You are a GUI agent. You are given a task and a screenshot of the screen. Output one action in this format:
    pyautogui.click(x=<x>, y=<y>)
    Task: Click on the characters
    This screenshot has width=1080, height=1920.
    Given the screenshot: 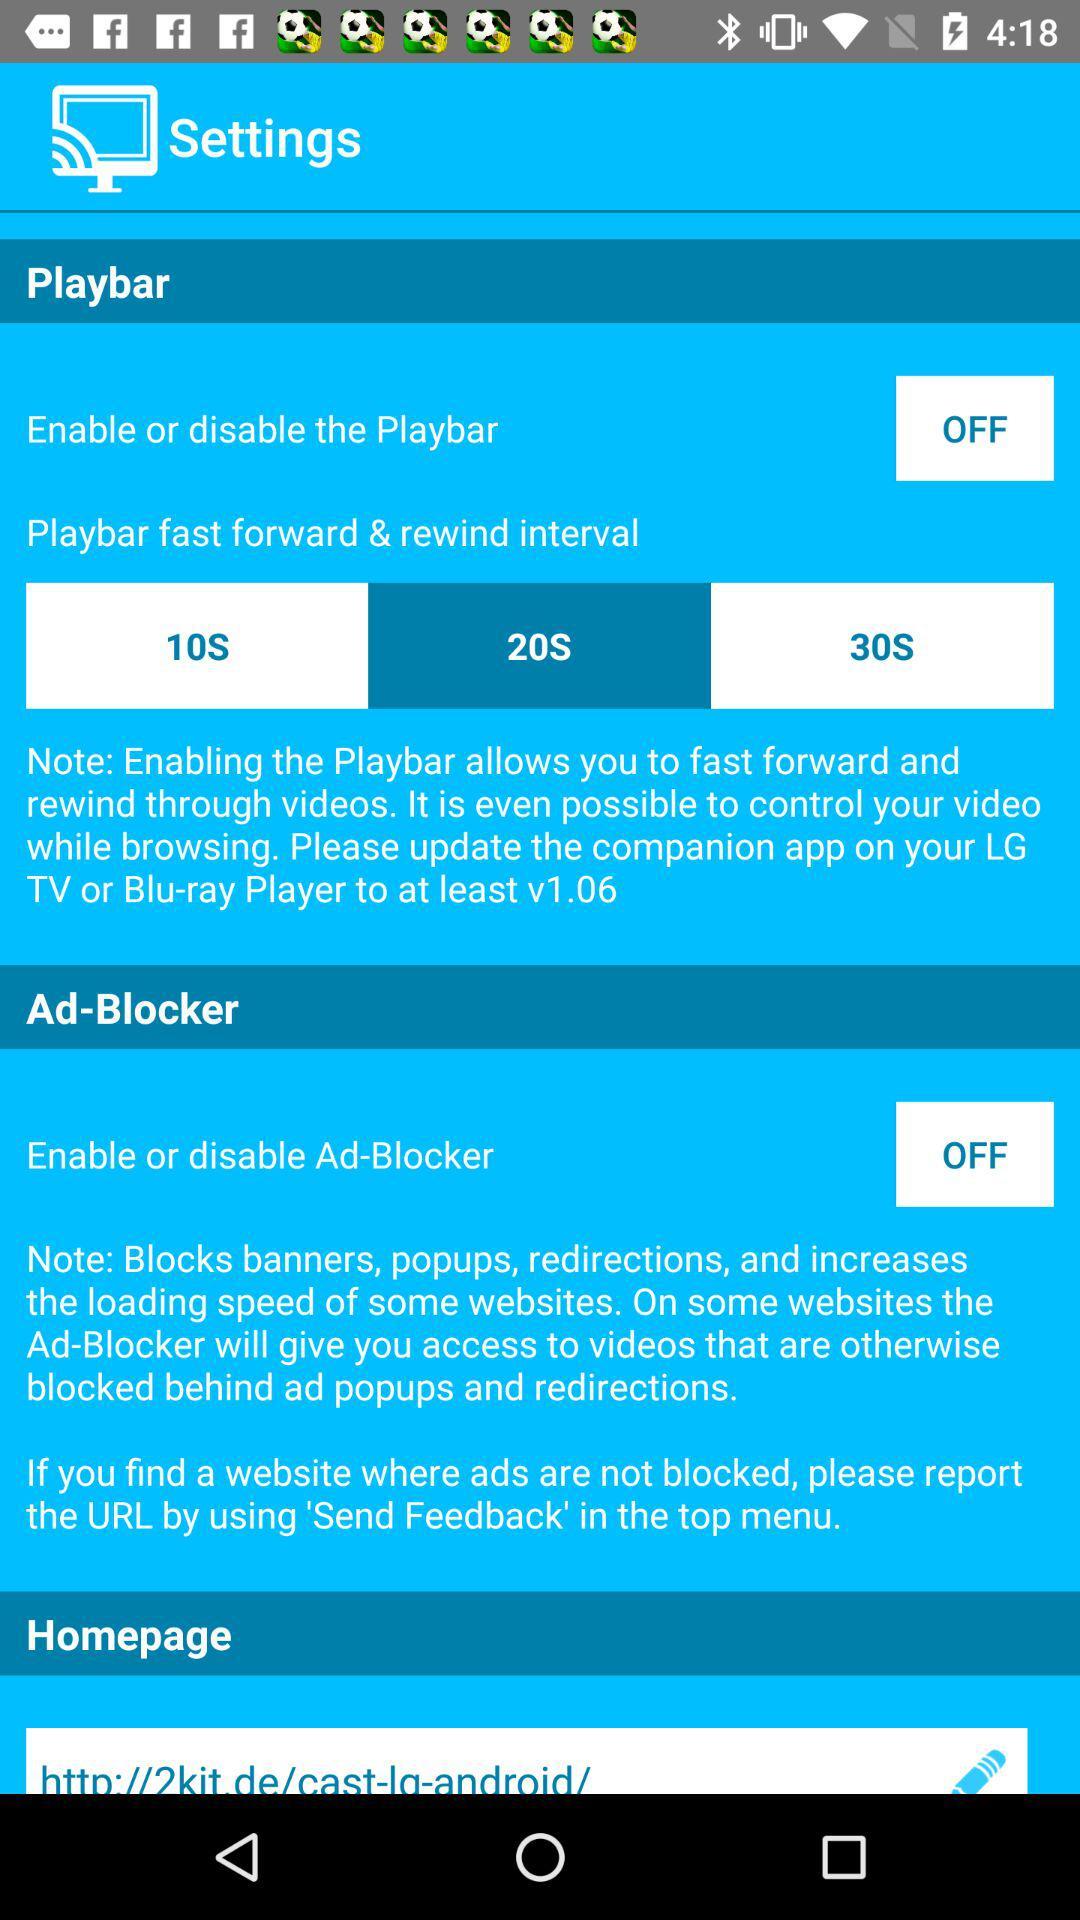 What is the action you would take?
    pyautogui.click(x=974, y=1761)
    